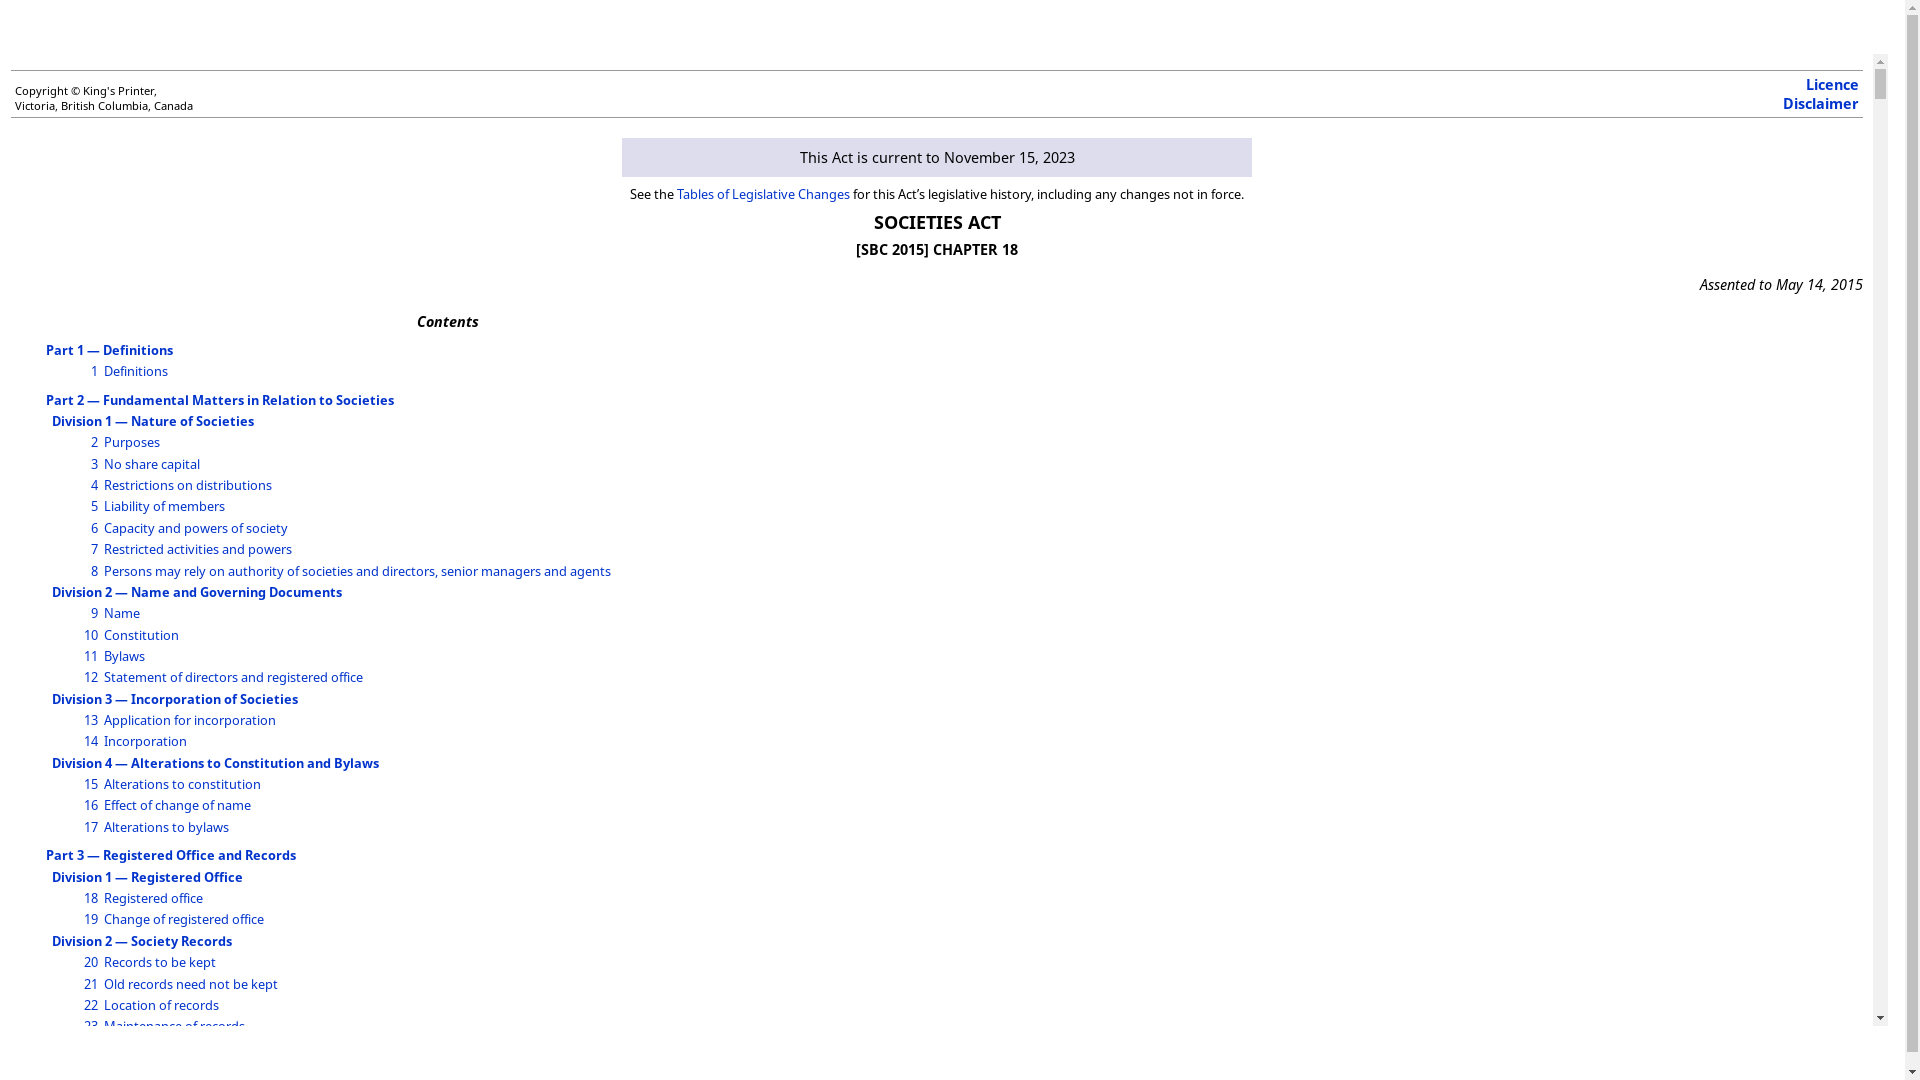 This screenshot has width=1920, height=1080. Describe the element at coordinates (161, 1005) in the screenshot. I see `'Location of records'` at that location.